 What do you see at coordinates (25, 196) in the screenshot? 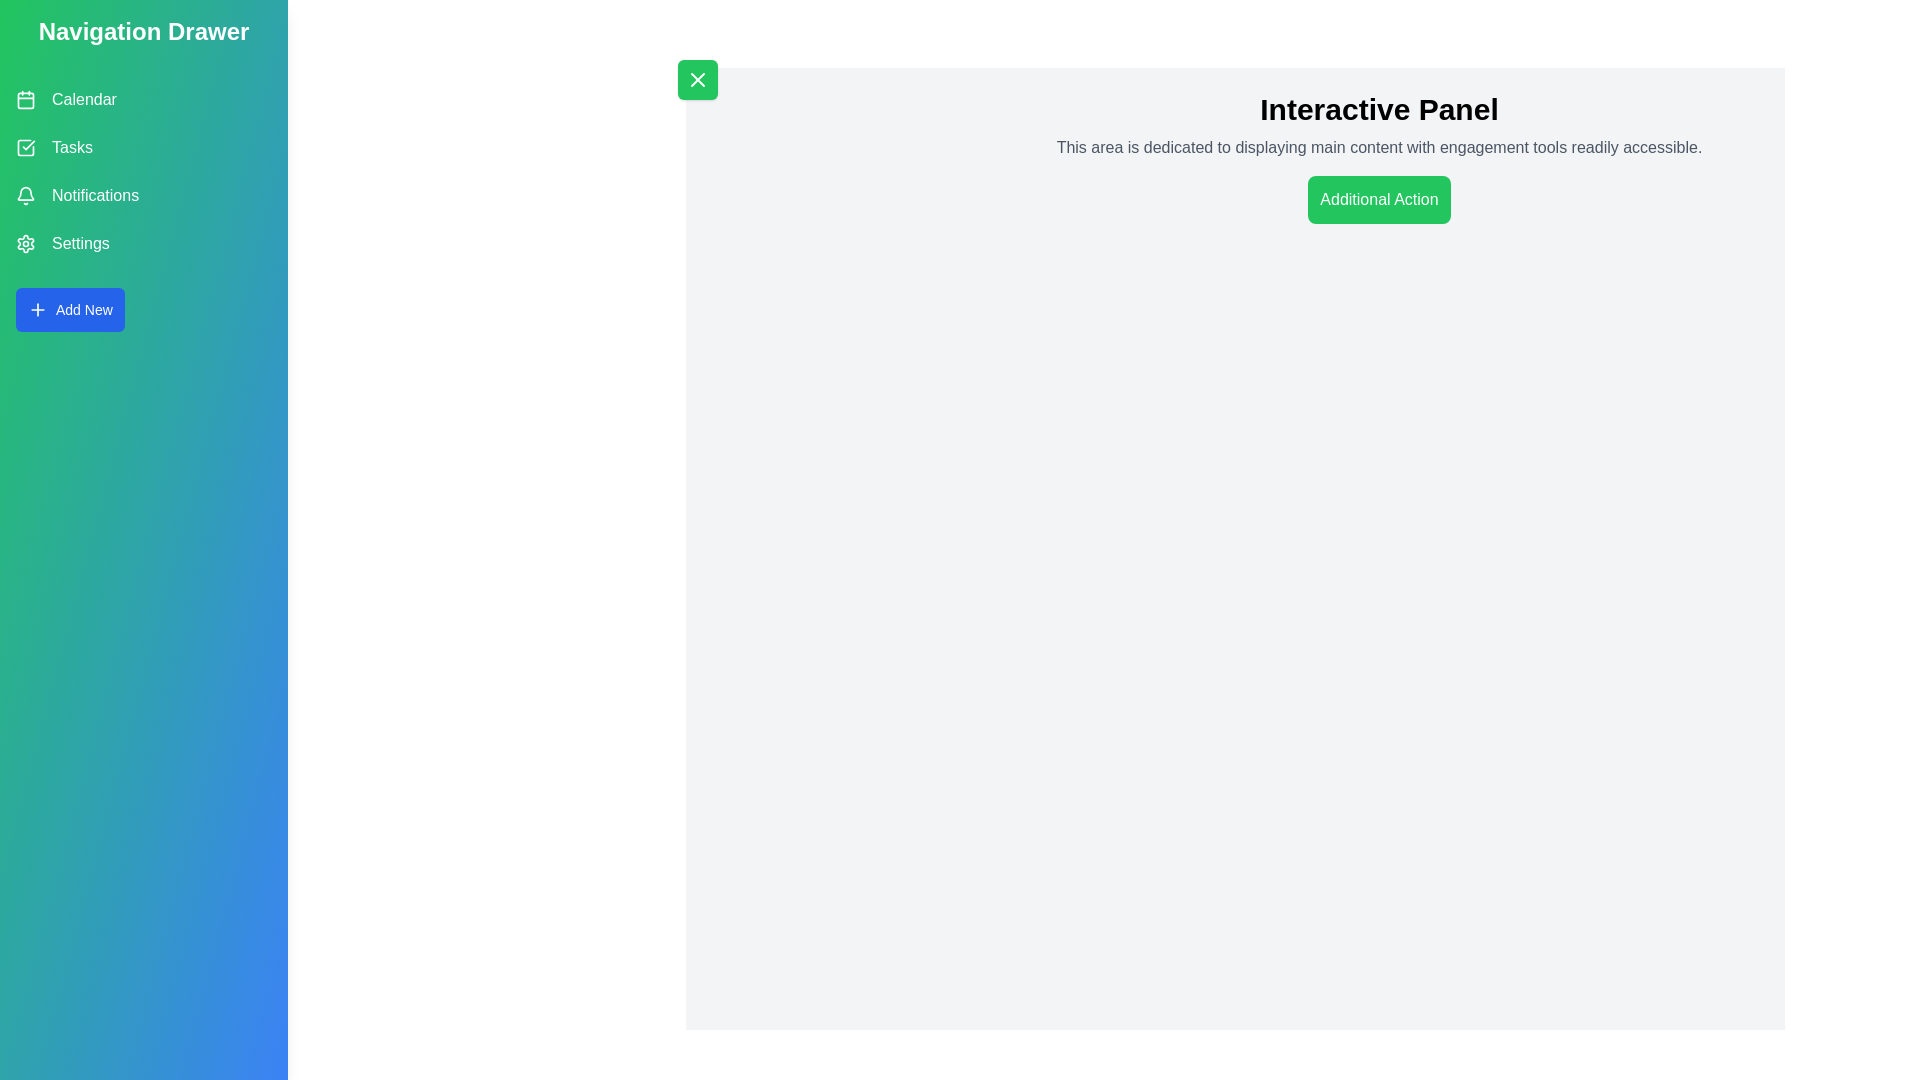
I see `the bell icon associated with notifications, located in the navigation menu on the left side, above the 'Notifications' text` at bounding box center [25, 196].